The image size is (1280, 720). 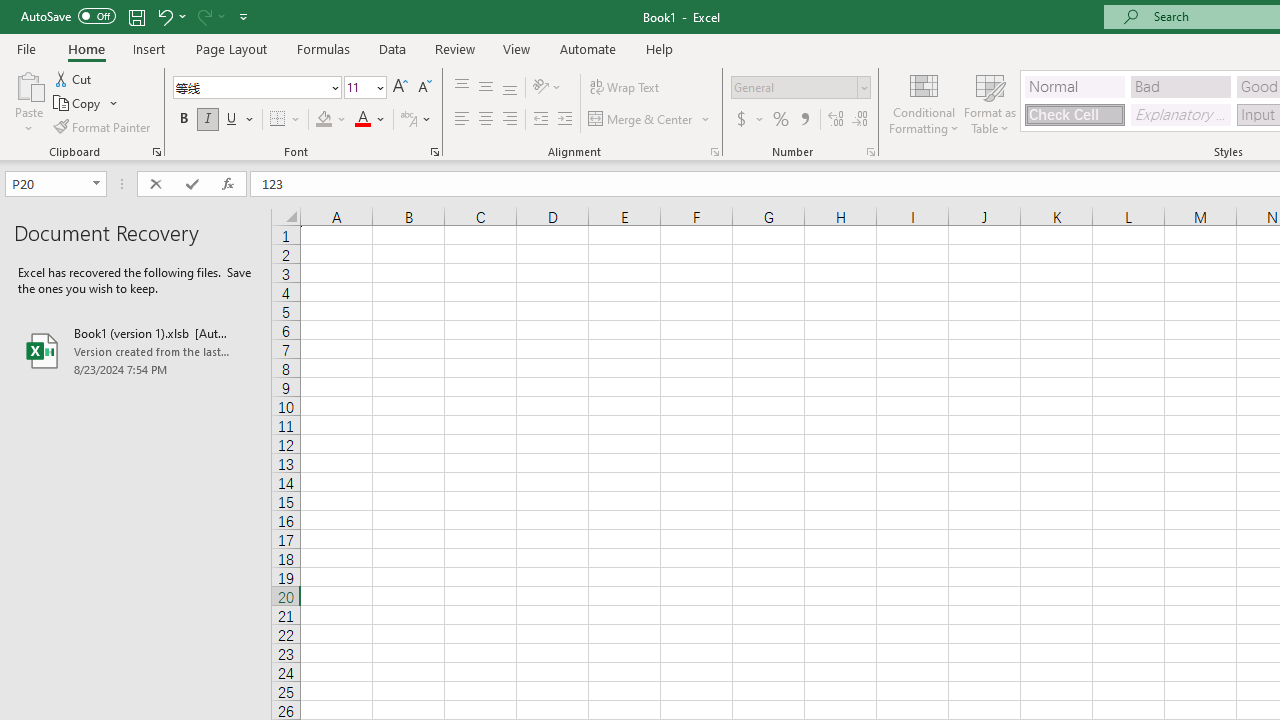 I want to click on 'Explanatory Text', so click(x=1180, y=114).